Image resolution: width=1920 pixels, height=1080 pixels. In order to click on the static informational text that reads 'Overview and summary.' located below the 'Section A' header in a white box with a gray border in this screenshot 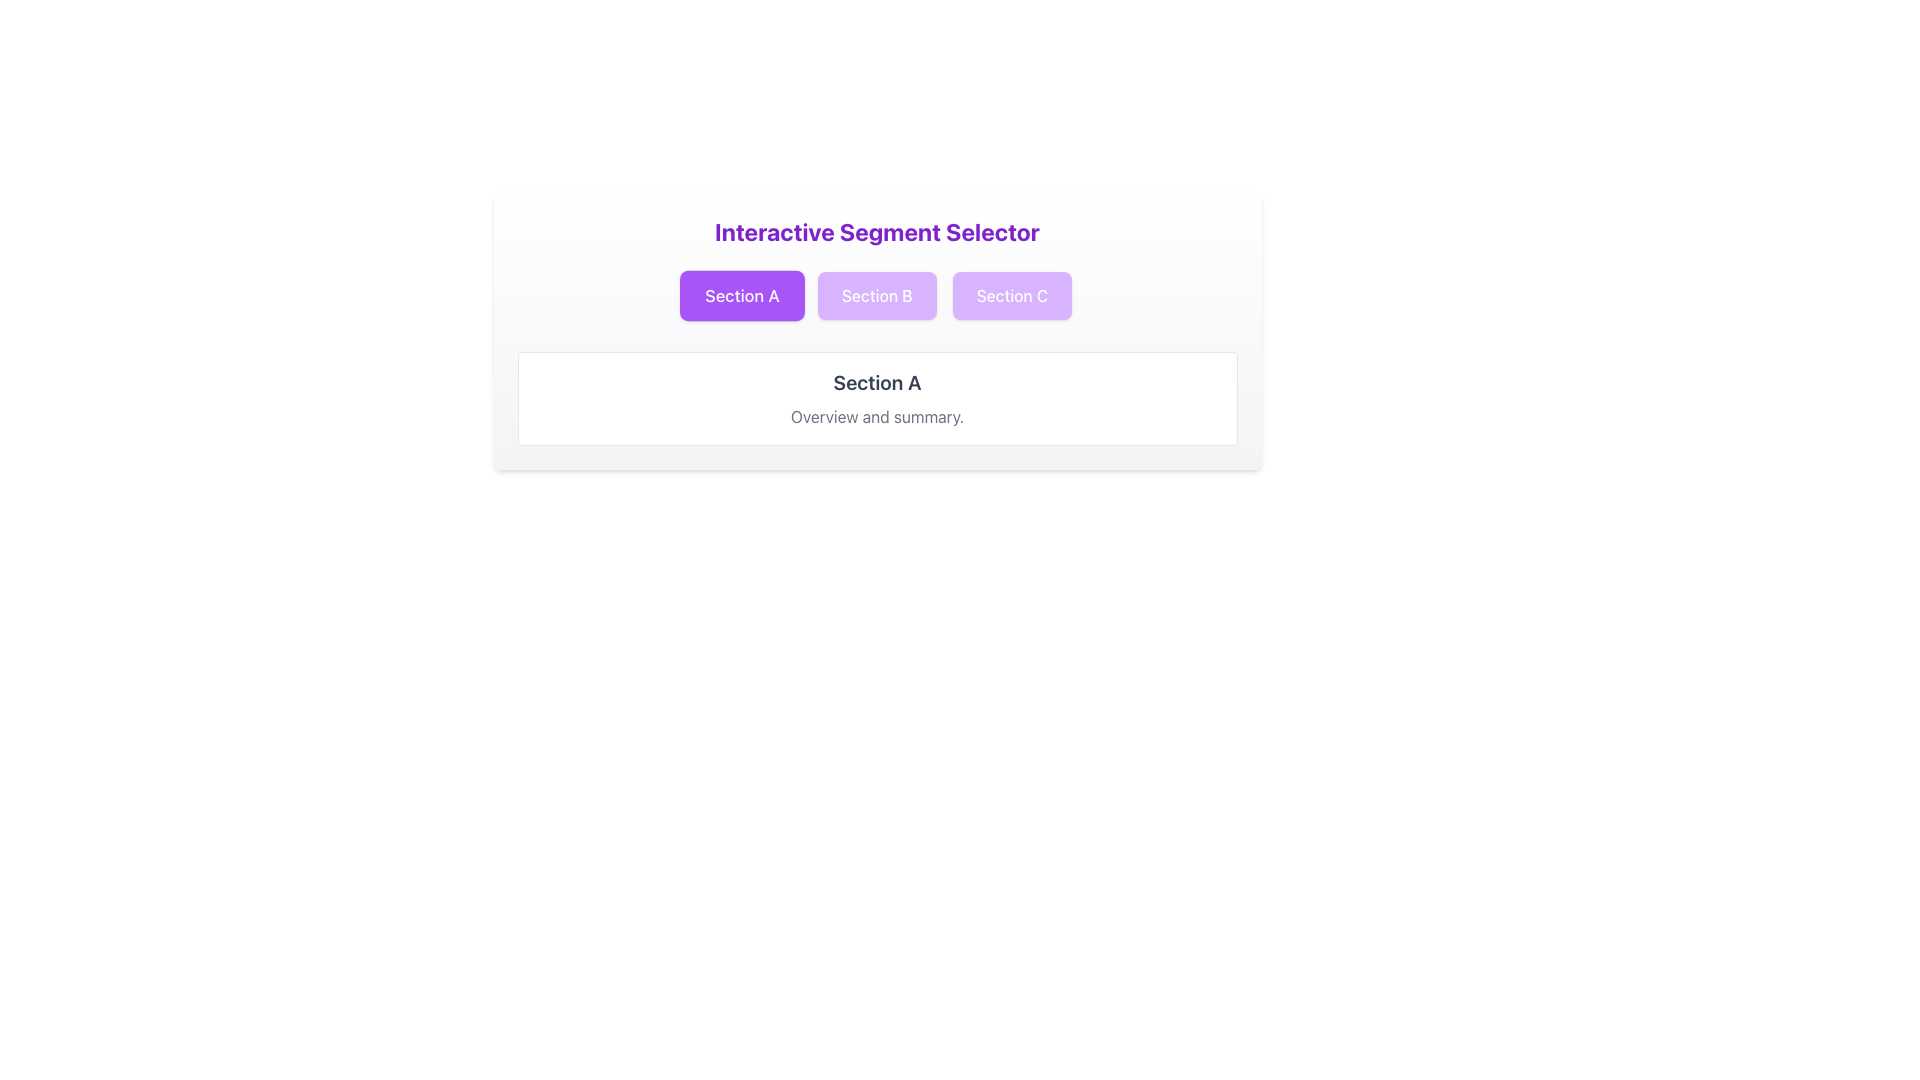, I will do `click(877, 415)`.